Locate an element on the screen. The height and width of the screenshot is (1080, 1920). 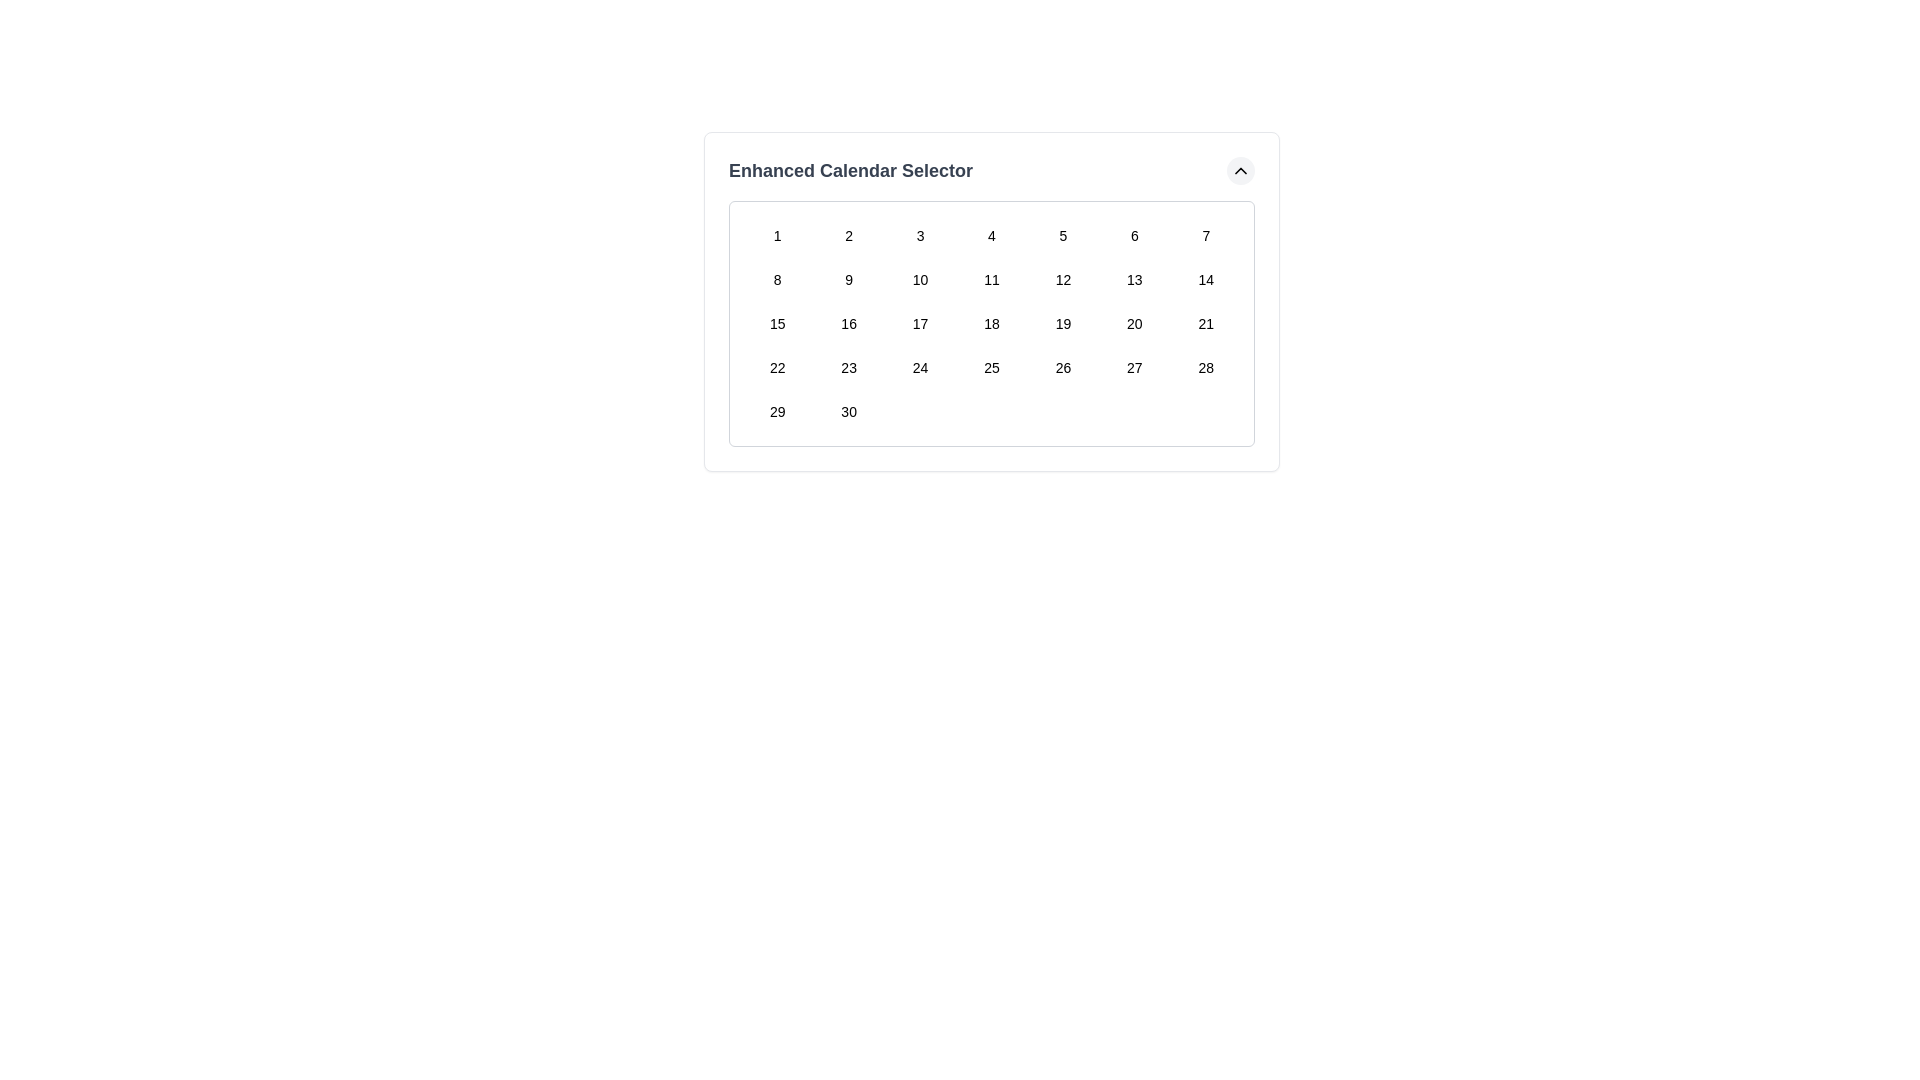
the button representing the date '13' in the calendar interface is located at coordinates (1134, 280).